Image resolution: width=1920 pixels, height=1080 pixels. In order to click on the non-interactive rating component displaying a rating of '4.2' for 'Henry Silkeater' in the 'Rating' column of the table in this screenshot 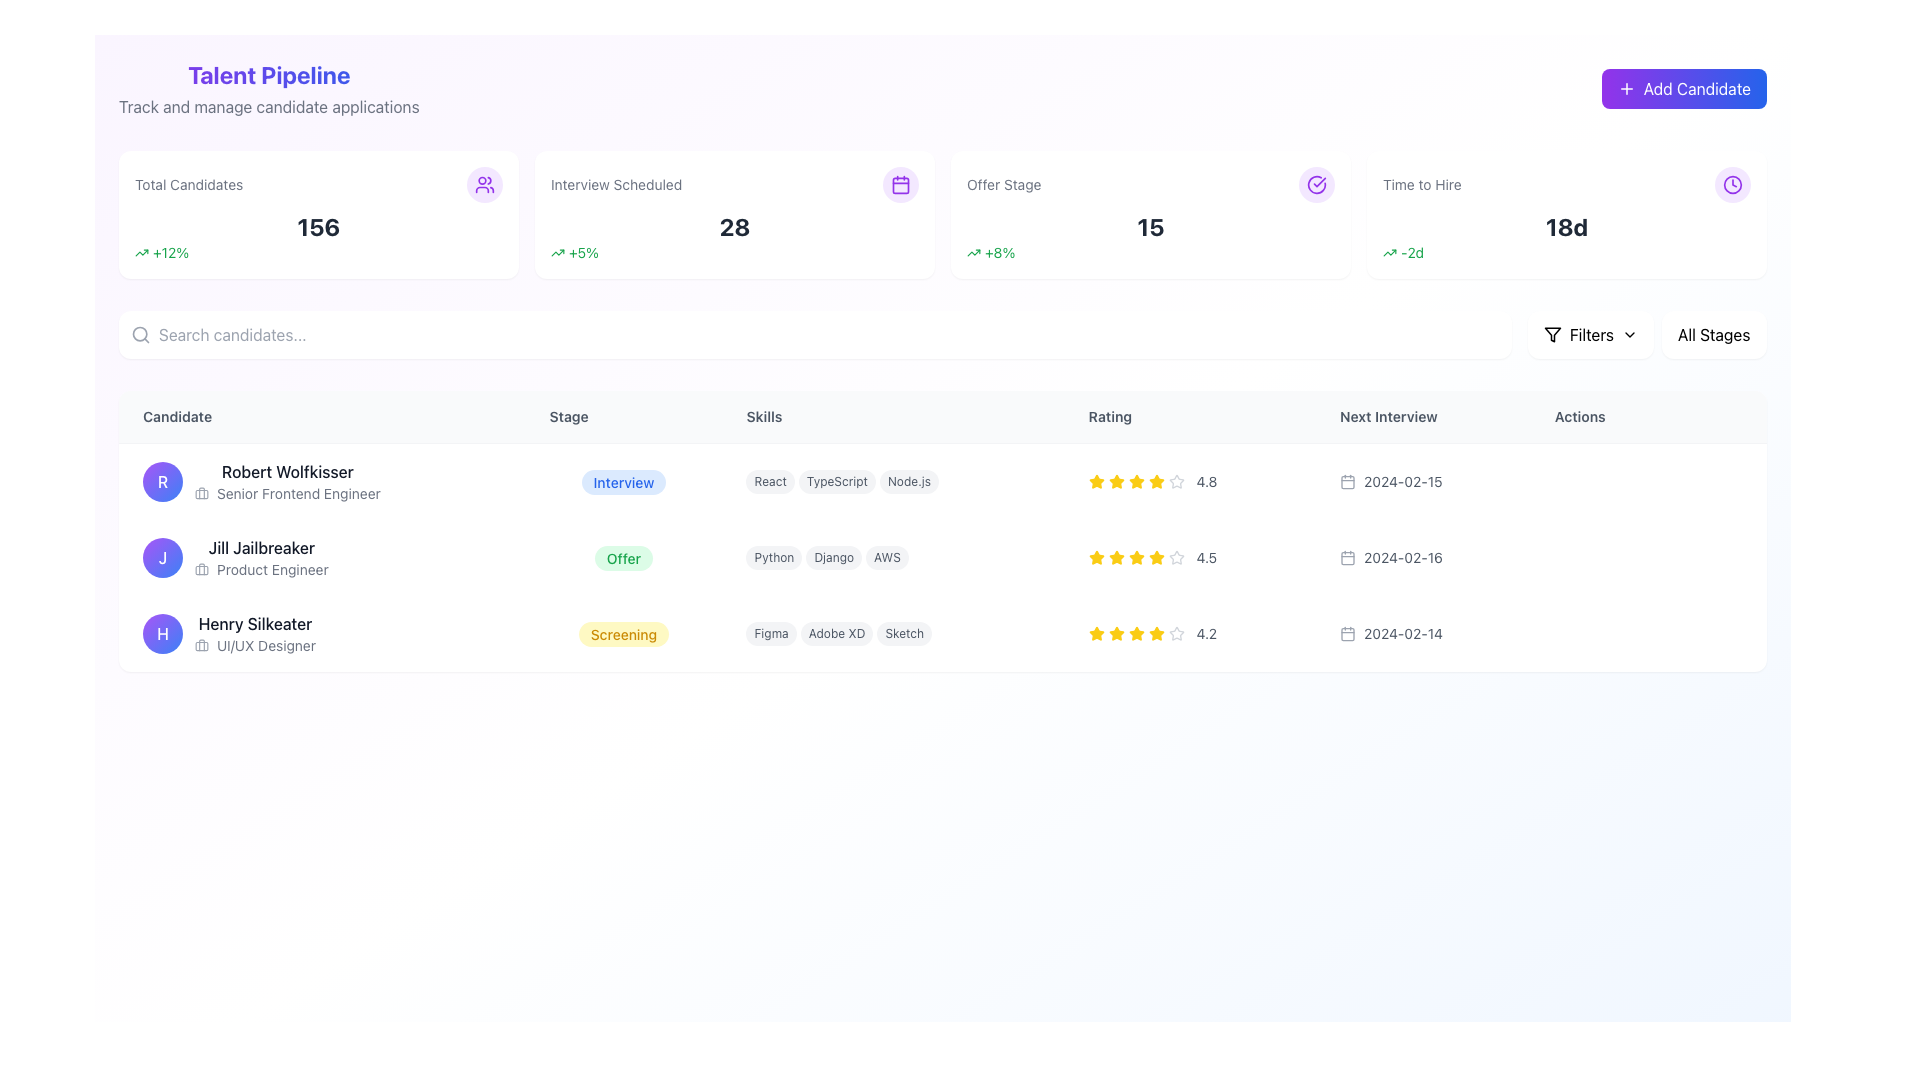, I will do `click(1190, 633)`.